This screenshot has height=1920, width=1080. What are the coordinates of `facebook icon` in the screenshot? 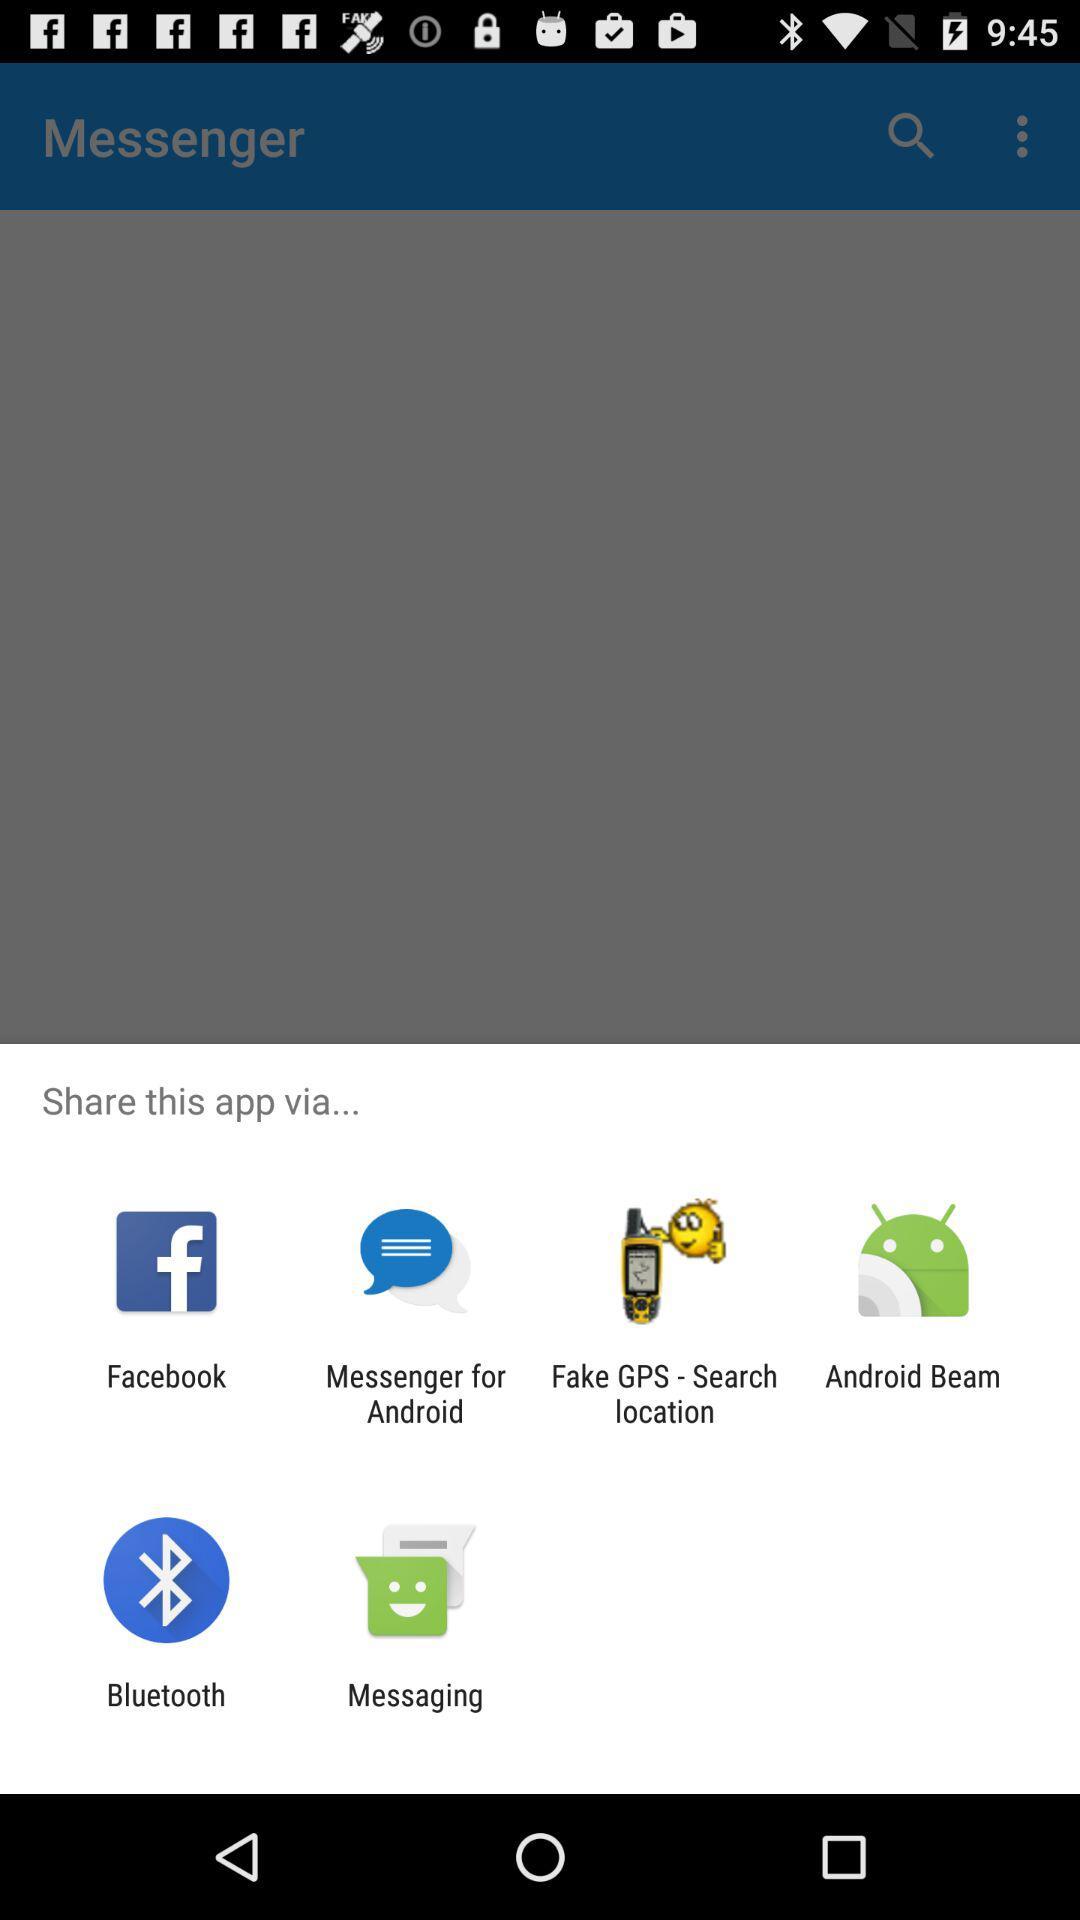 It's located at (165, 1392).